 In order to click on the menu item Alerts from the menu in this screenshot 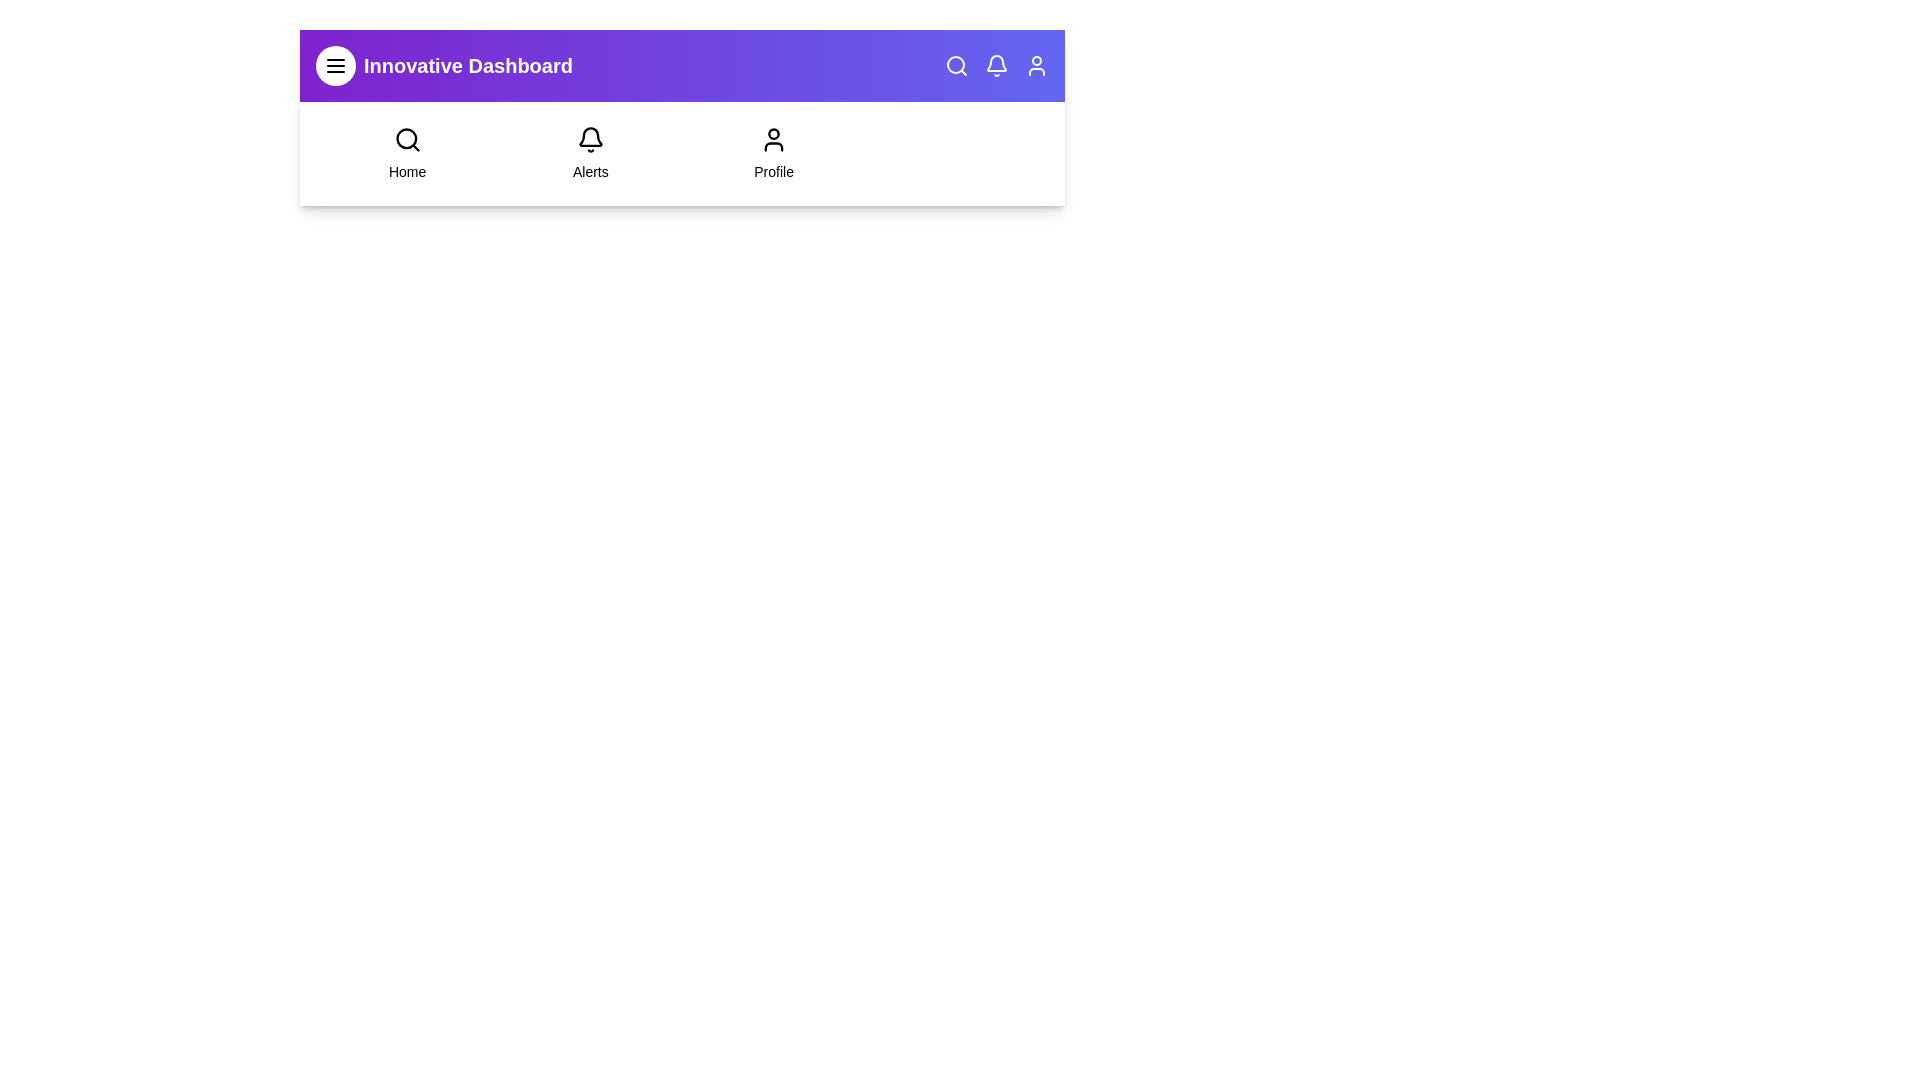, I will do `click(589, 153)`.